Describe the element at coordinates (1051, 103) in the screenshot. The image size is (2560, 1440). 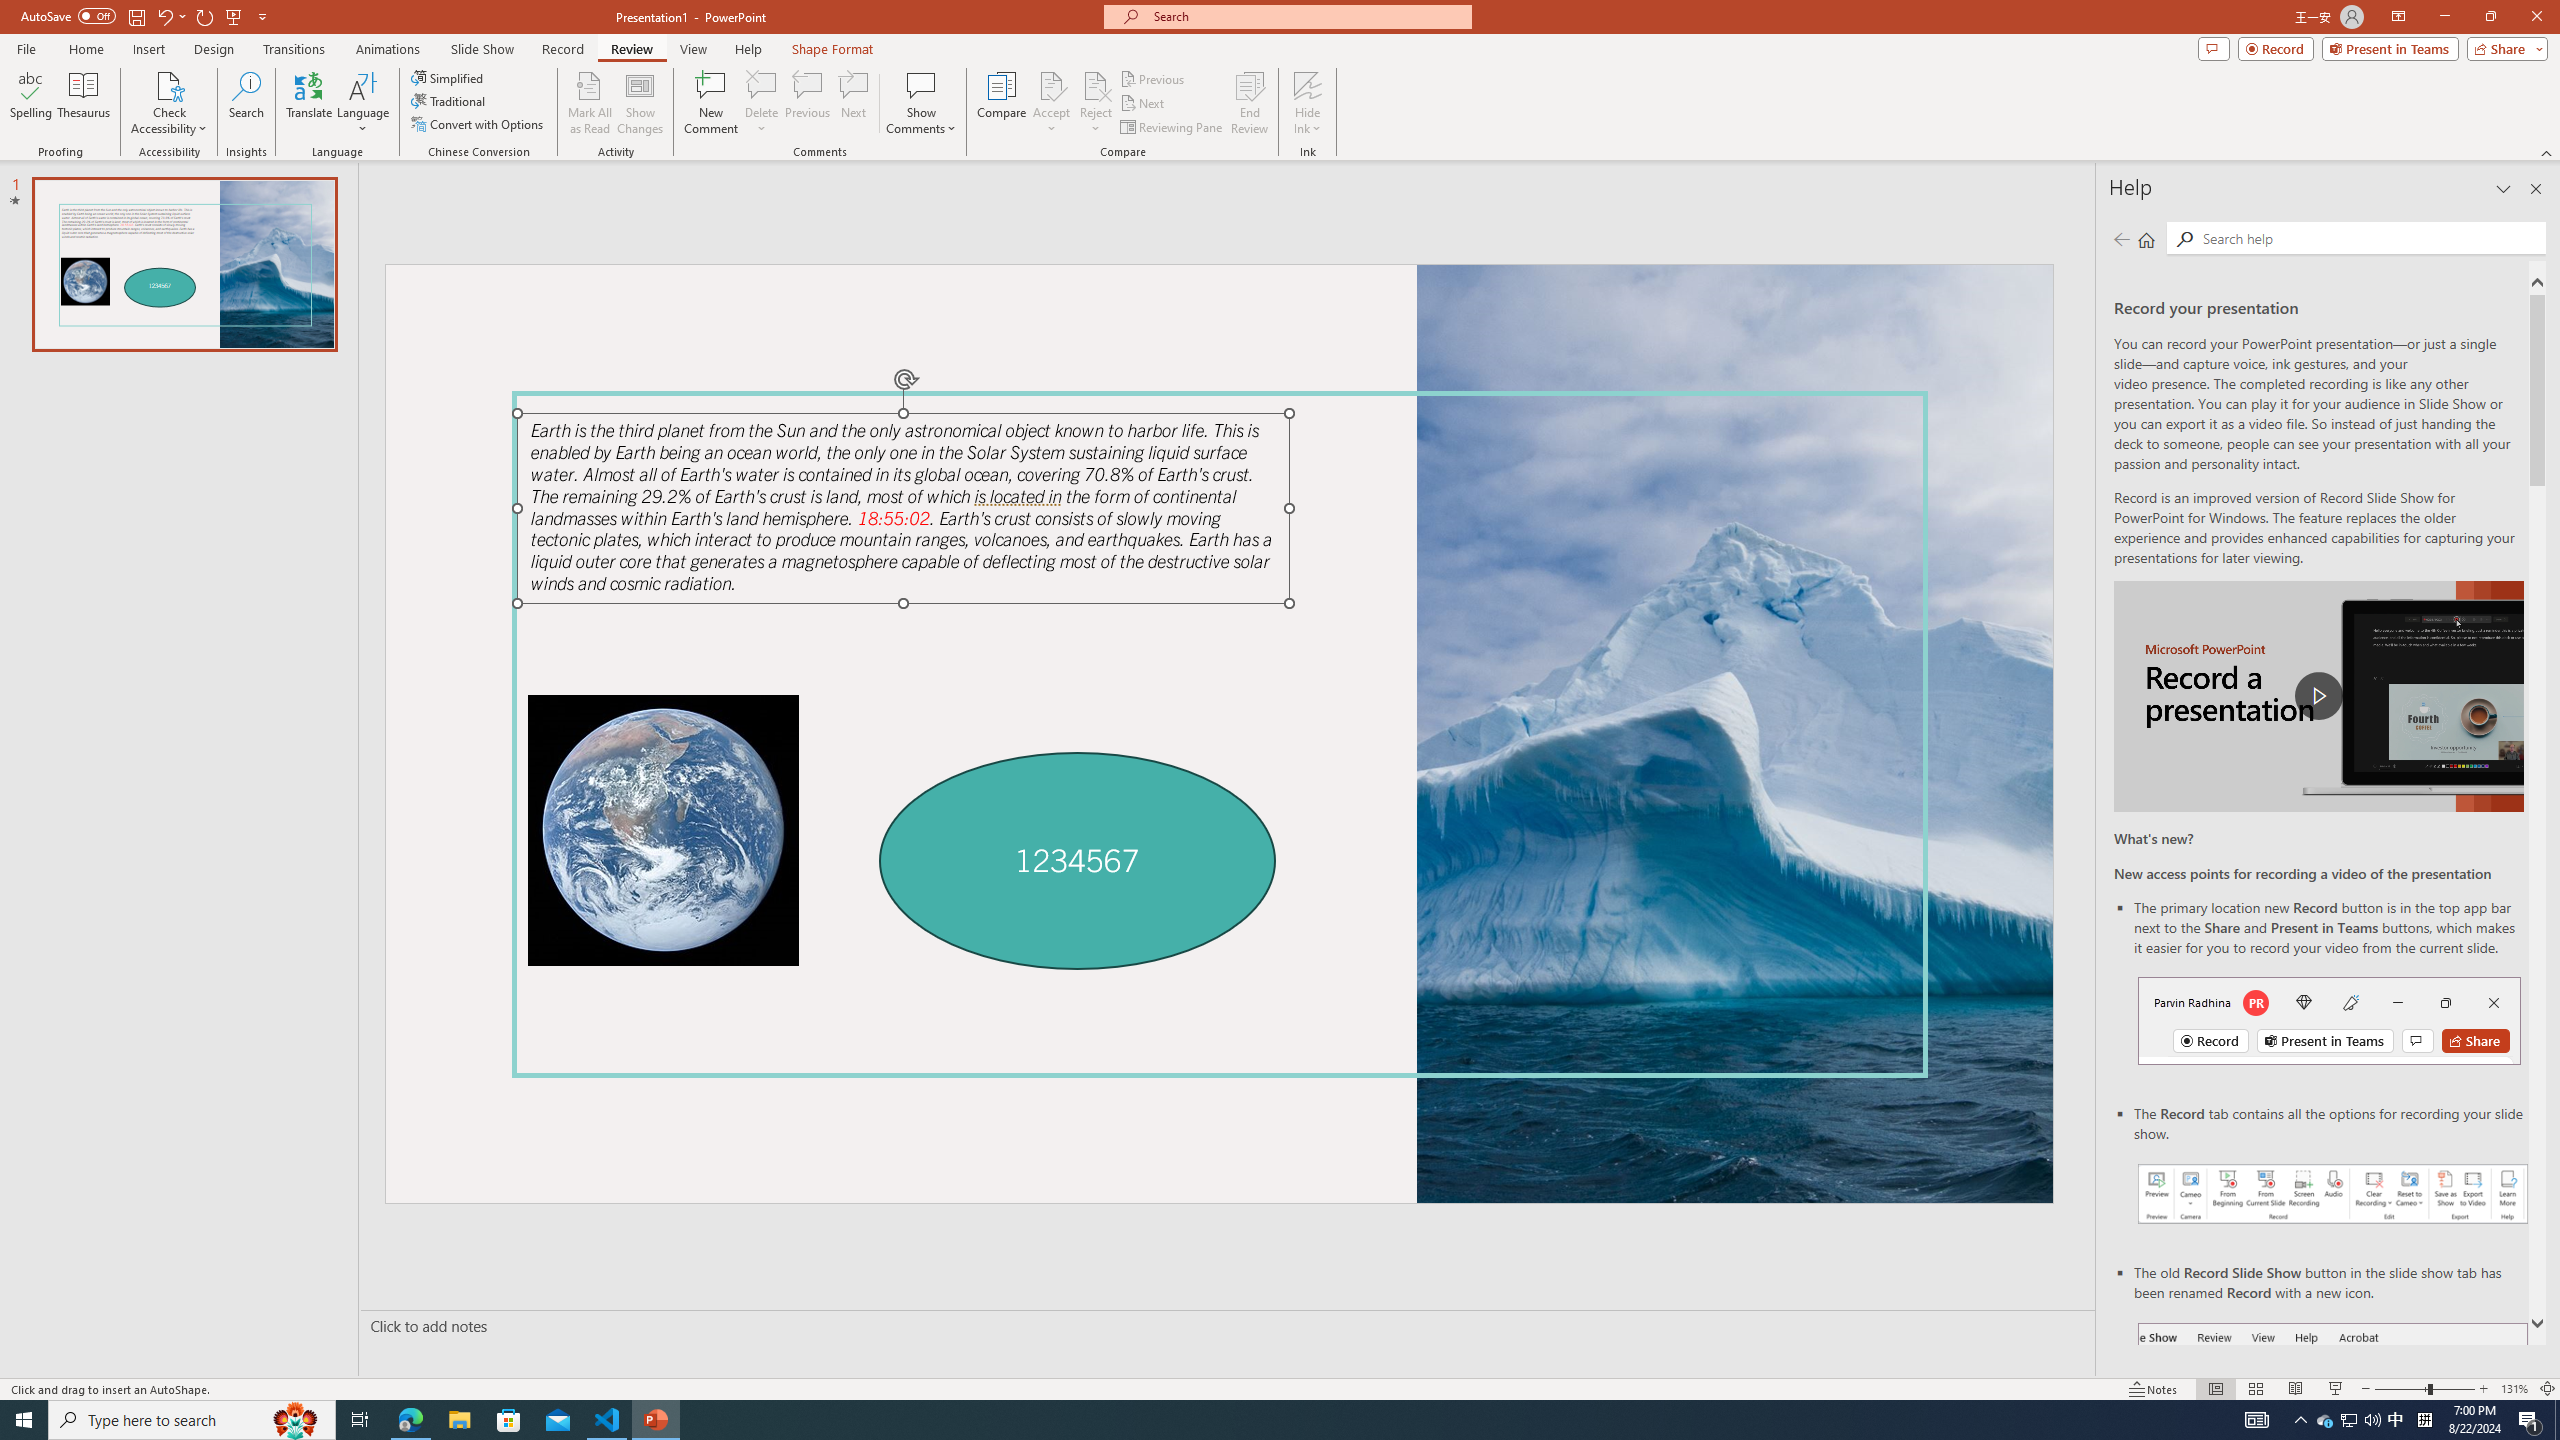
I see `'Accept'` at that location.